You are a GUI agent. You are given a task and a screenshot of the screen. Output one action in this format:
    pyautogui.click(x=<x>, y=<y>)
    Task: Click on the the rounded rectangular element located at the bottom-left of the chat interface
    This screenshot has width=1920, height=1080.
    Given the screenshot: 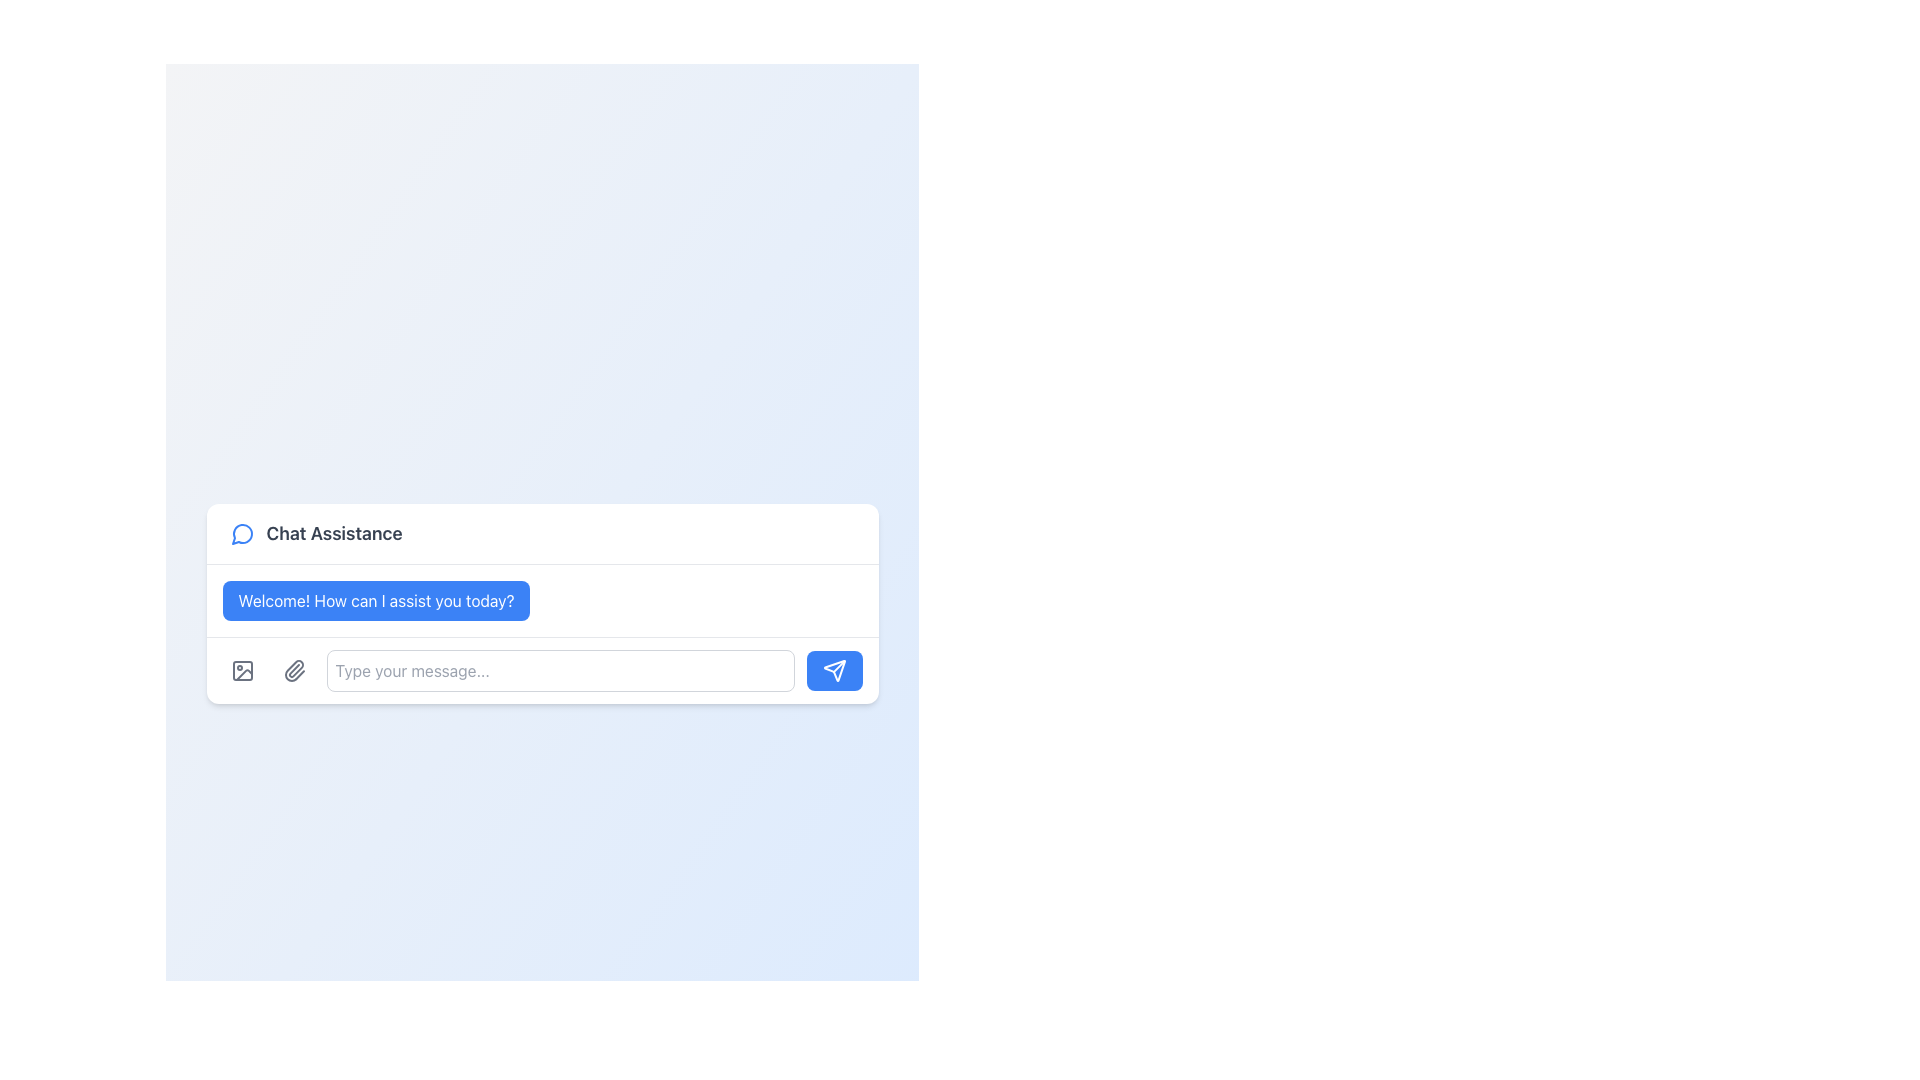 What is the action you would take?
    pyautogui.click(x=241, y=671)
    